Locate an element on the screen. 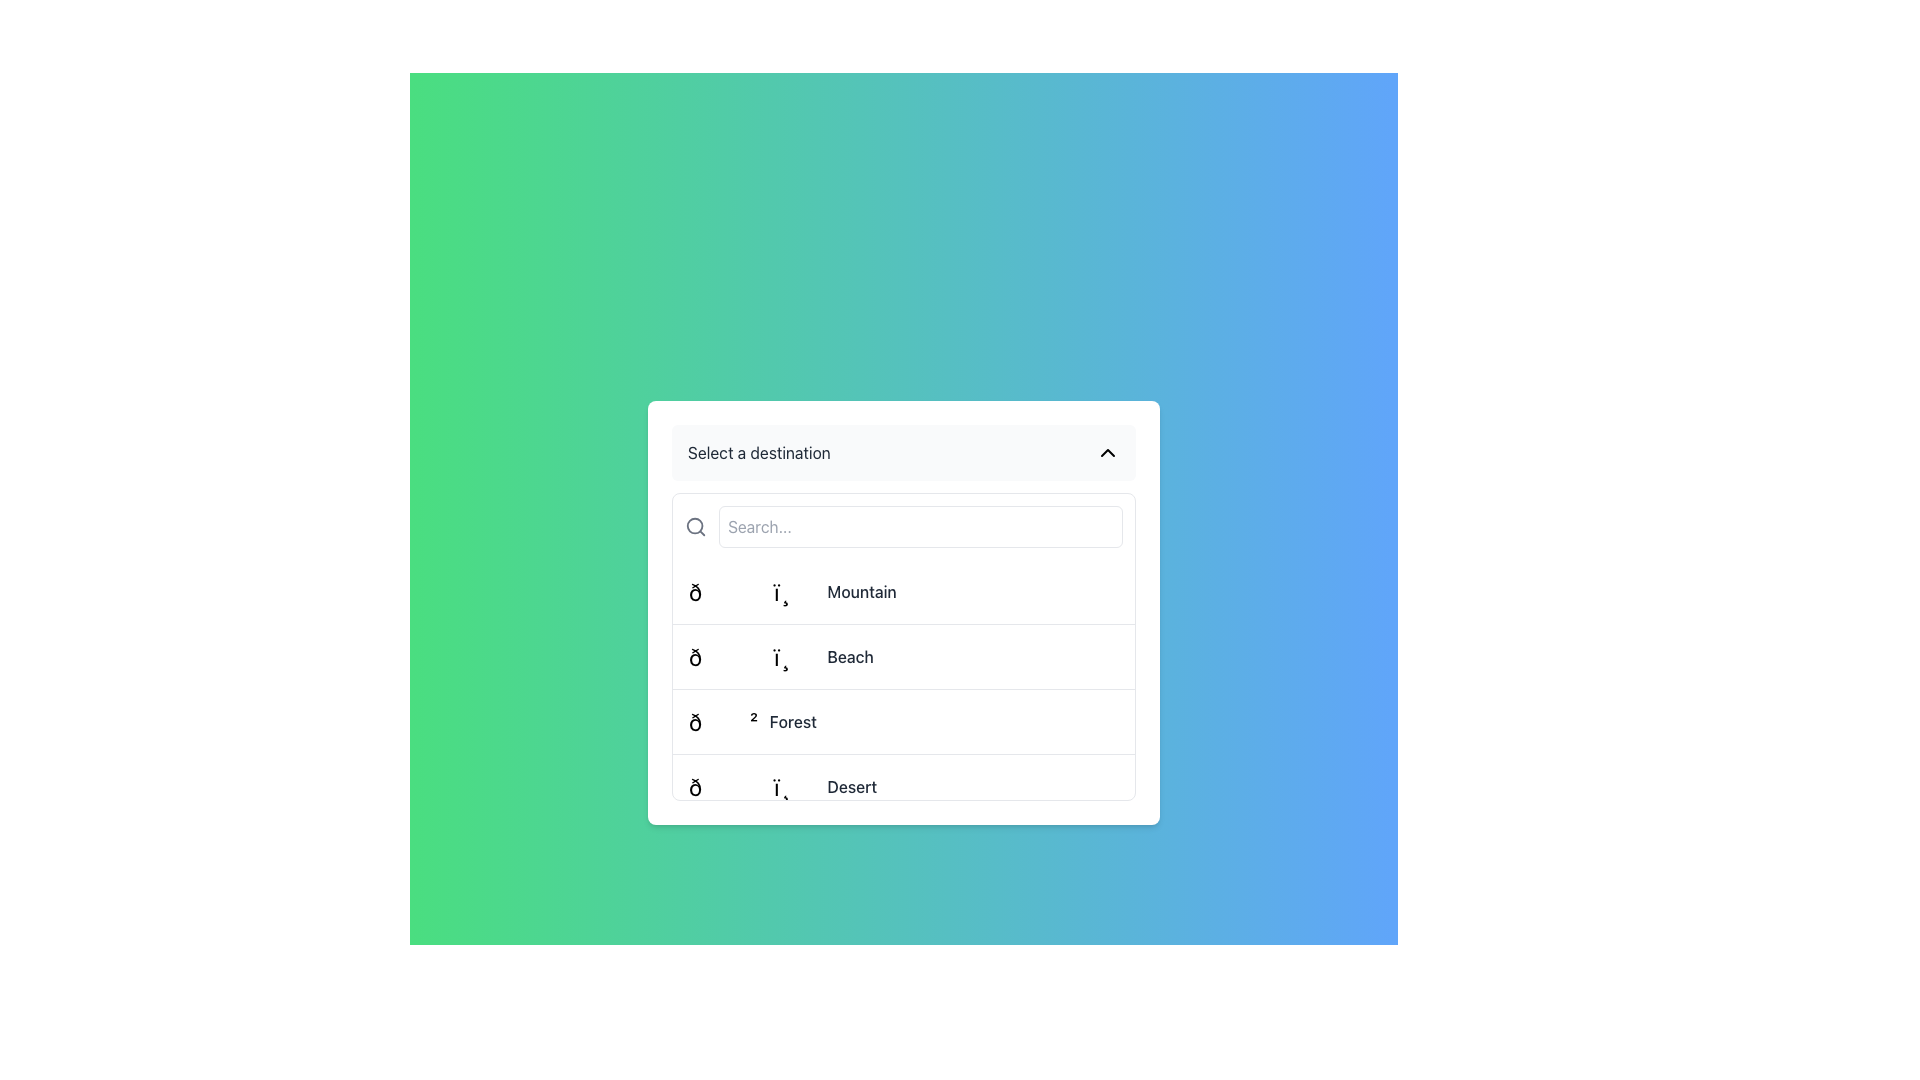  the selectable item 'Forest' in the third row of the dropdown list under 'Select a destination' is located at coordinates (751, 721).